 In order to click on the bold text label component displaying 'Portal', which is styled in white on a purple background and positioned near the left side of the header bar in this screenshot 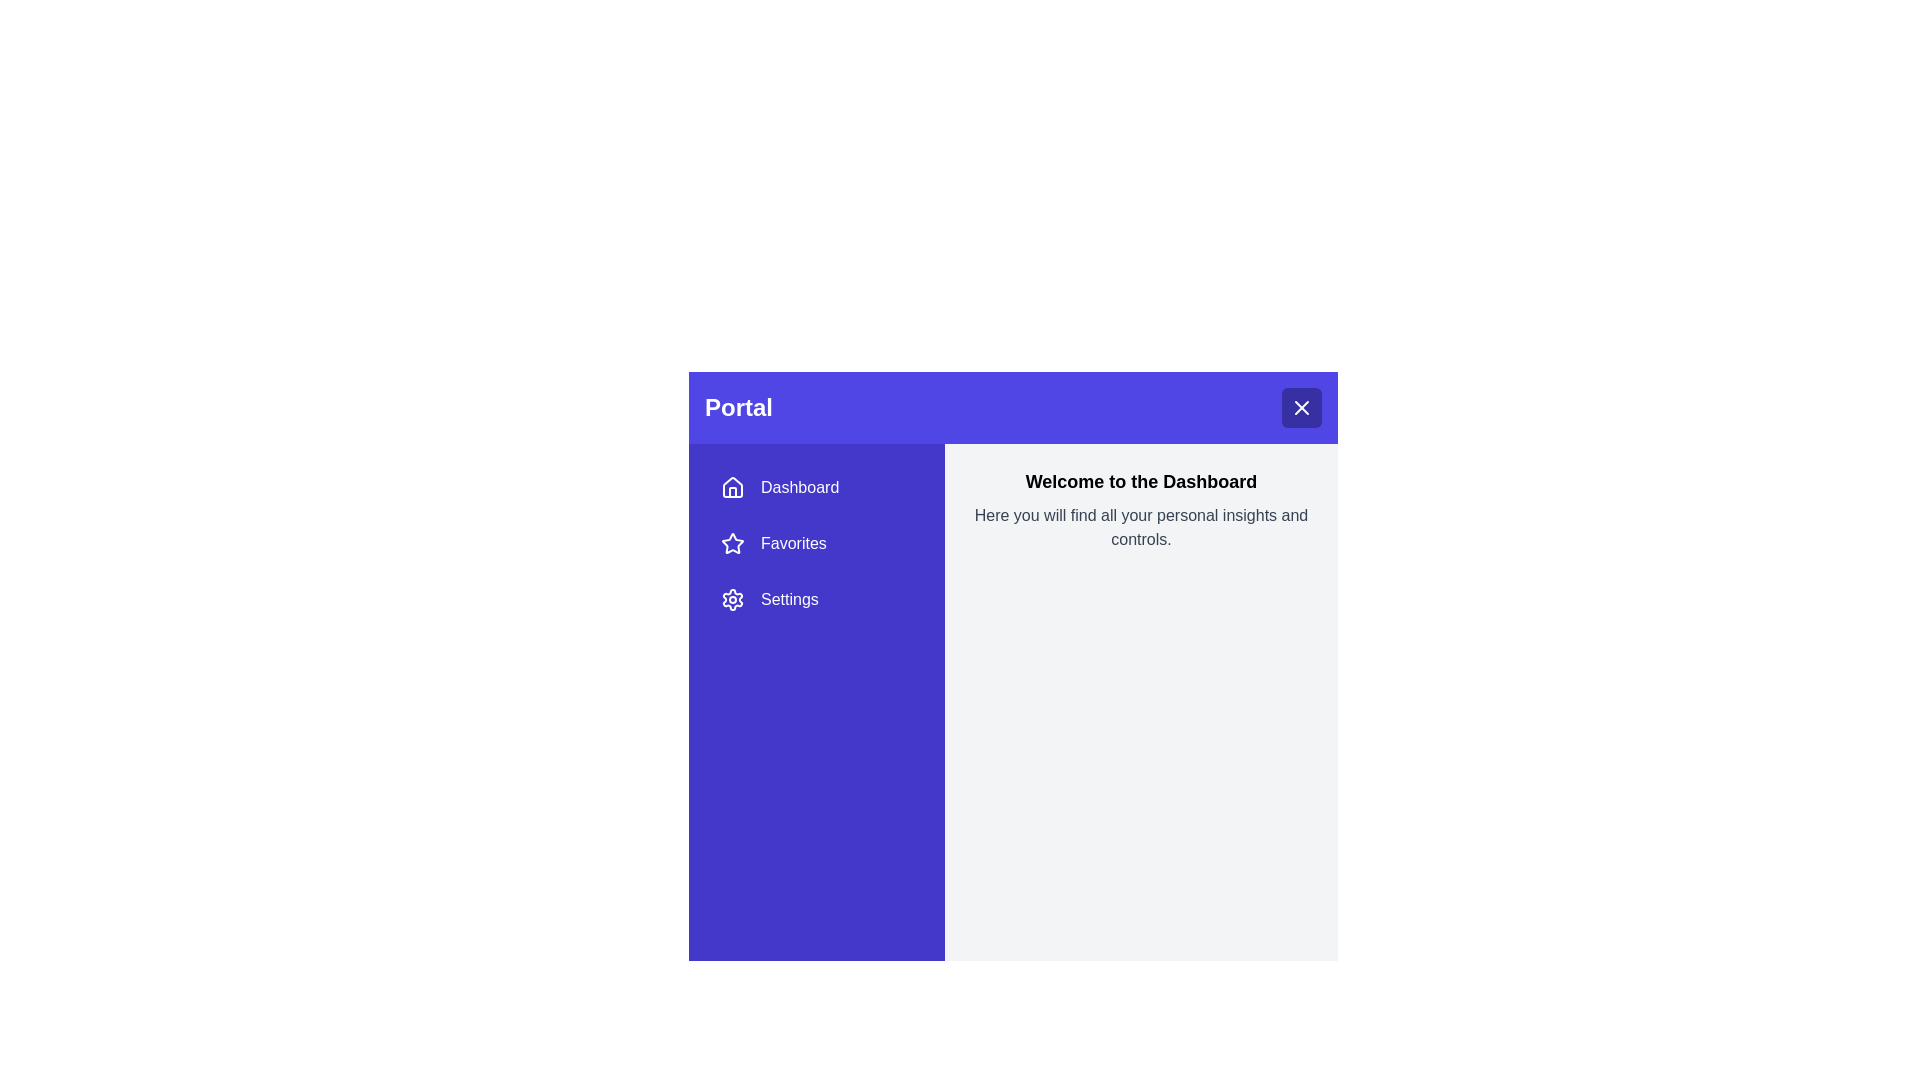, I will do `click(738, 407)`.